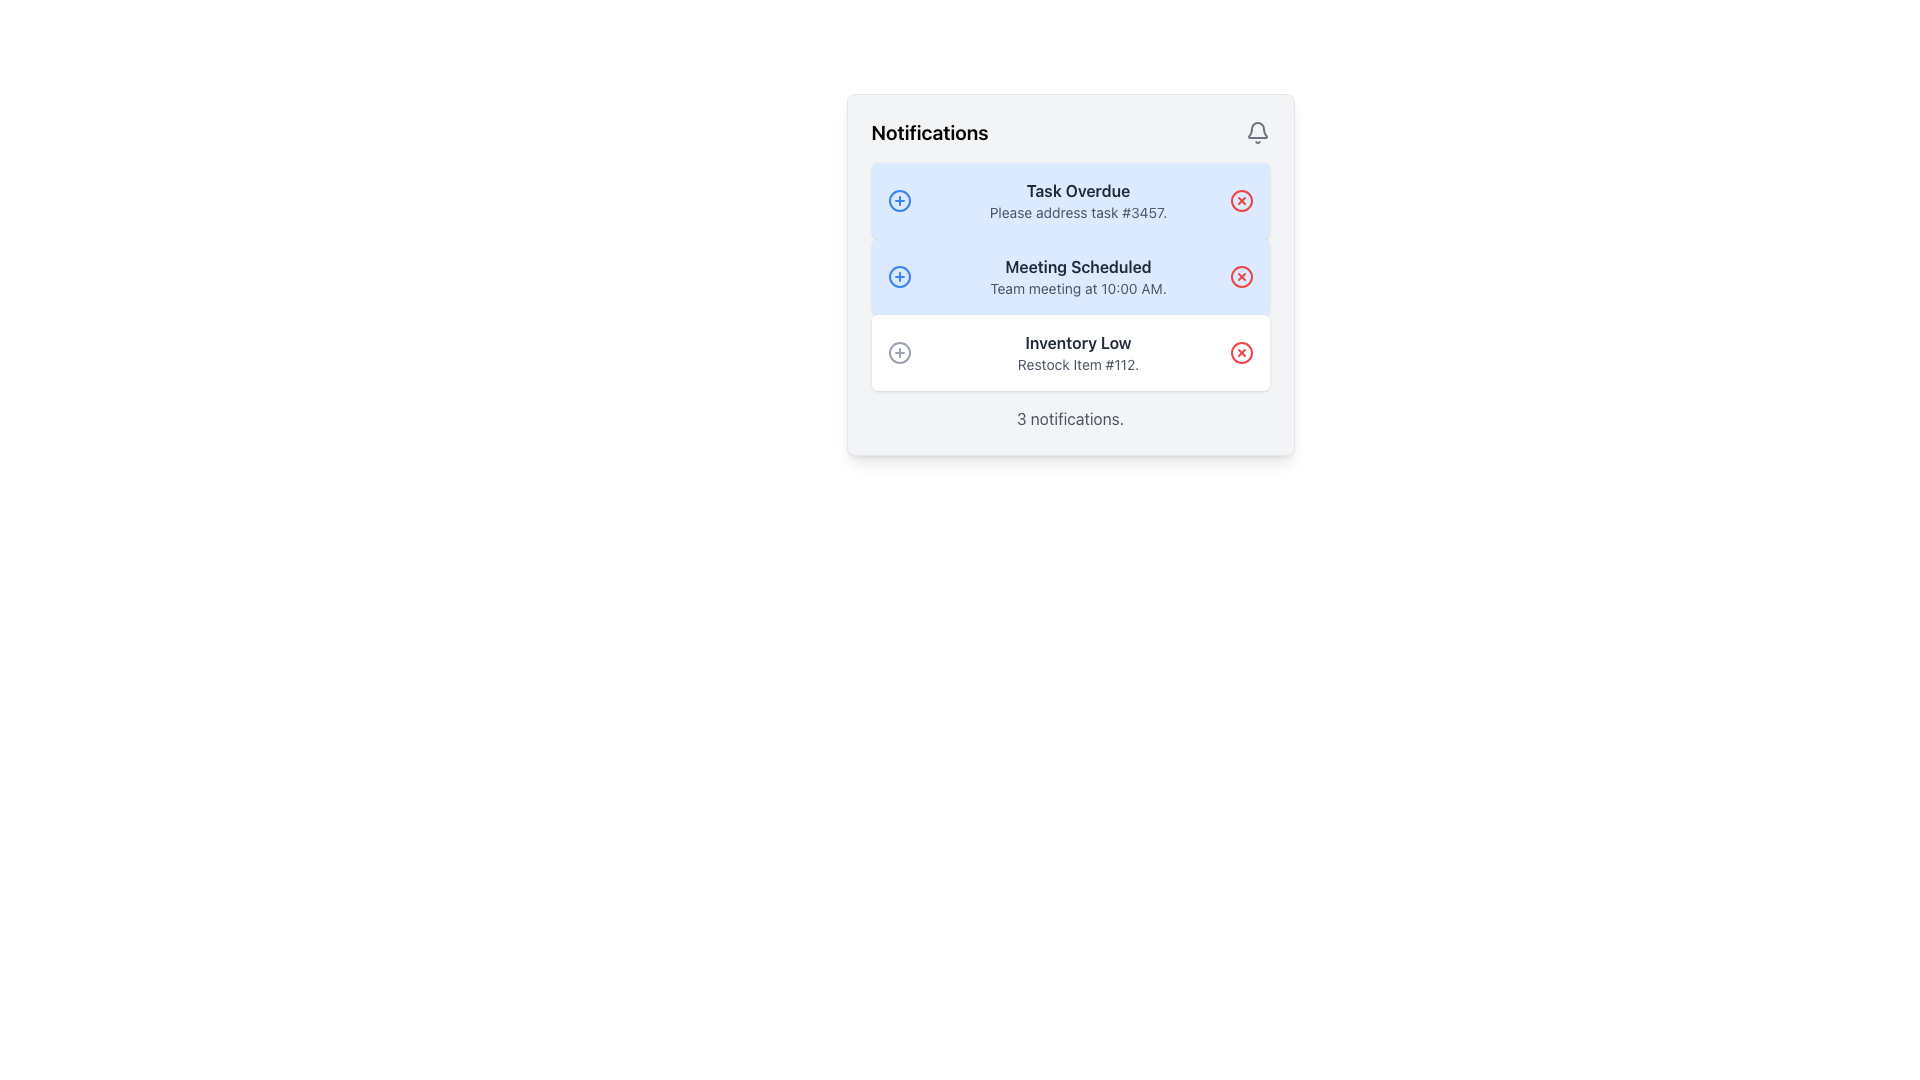 This screenshot has height=1080, width=1920. I want to click on displayed message from the Text Label that shows 'Task Overdue' in bold style and black color, which is part of a notification item with a blue background, so click(1077, 191).